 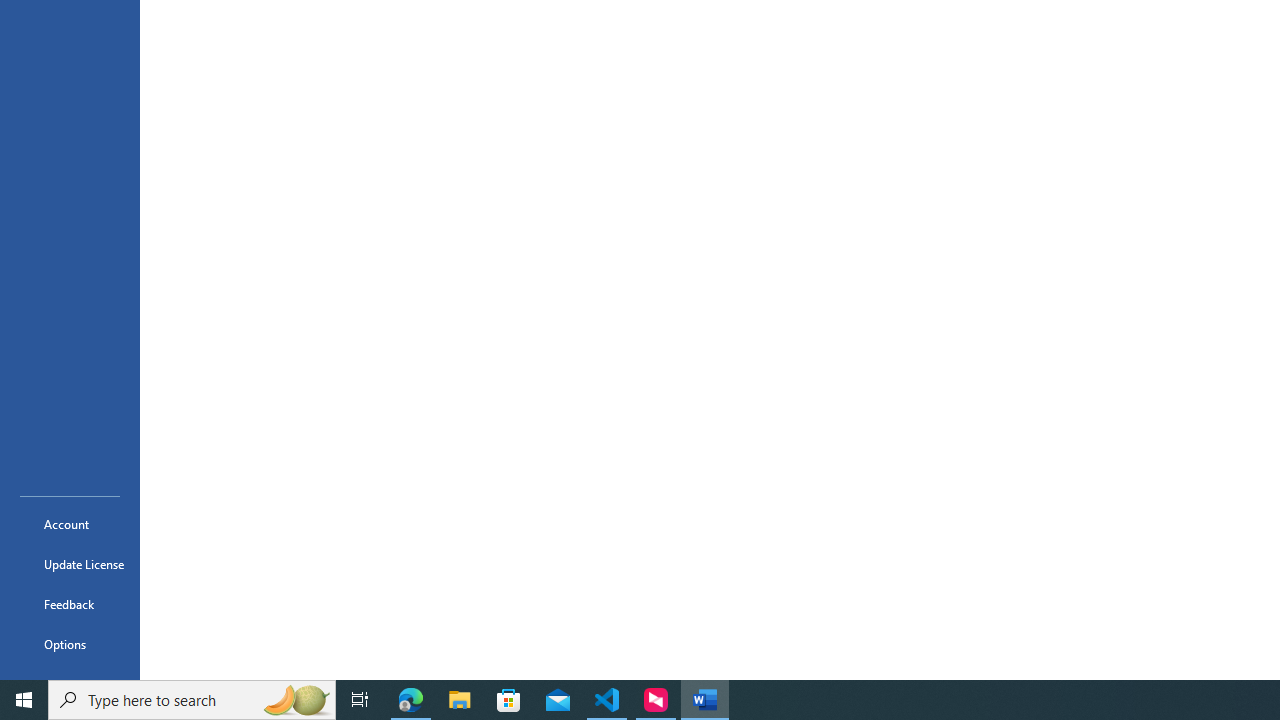 What do you see at coordinates (69, 644) in the screenshot?
I see `'Options'` at bounding box center [69, 644].